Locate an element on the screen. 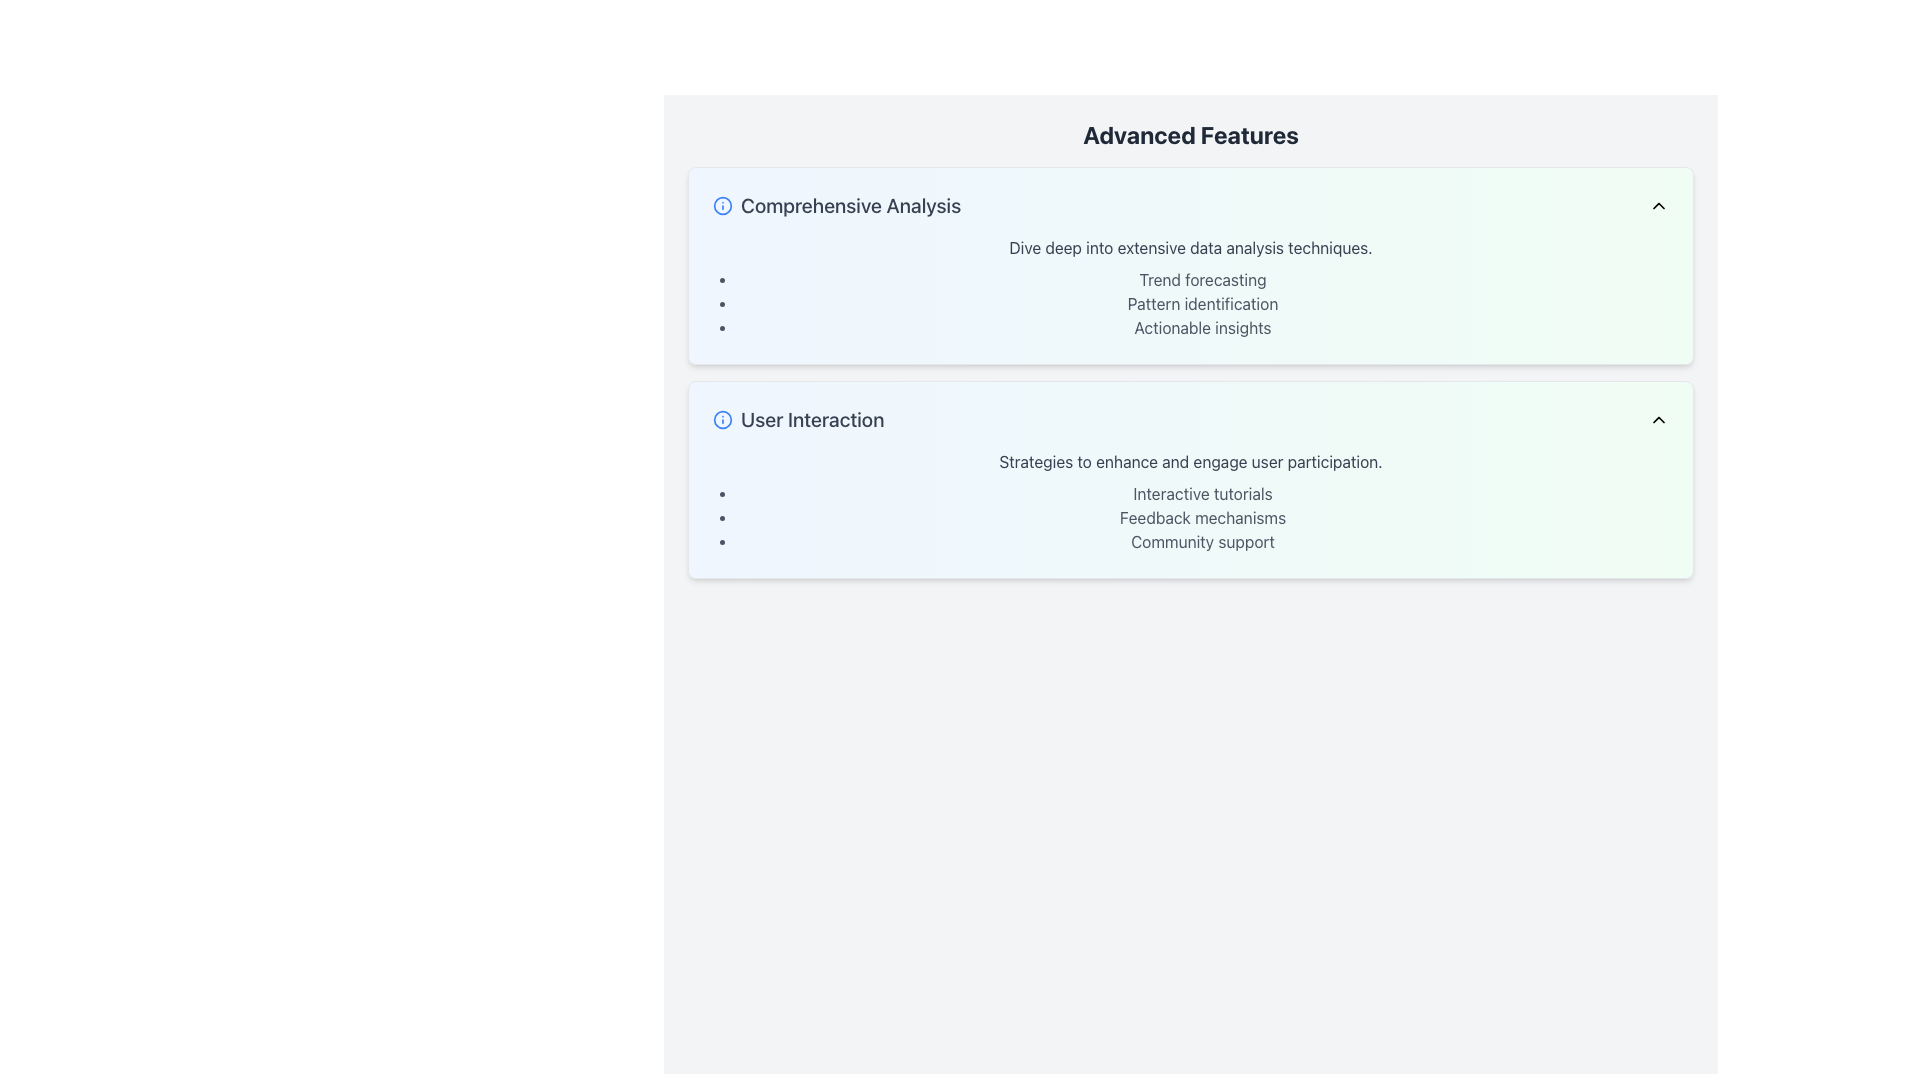 The height and width of the screenshot is (1080, 1920). an item in the bulleted list under the 'Comprehensive Analysis' section is located at coordinates (1190, 304).